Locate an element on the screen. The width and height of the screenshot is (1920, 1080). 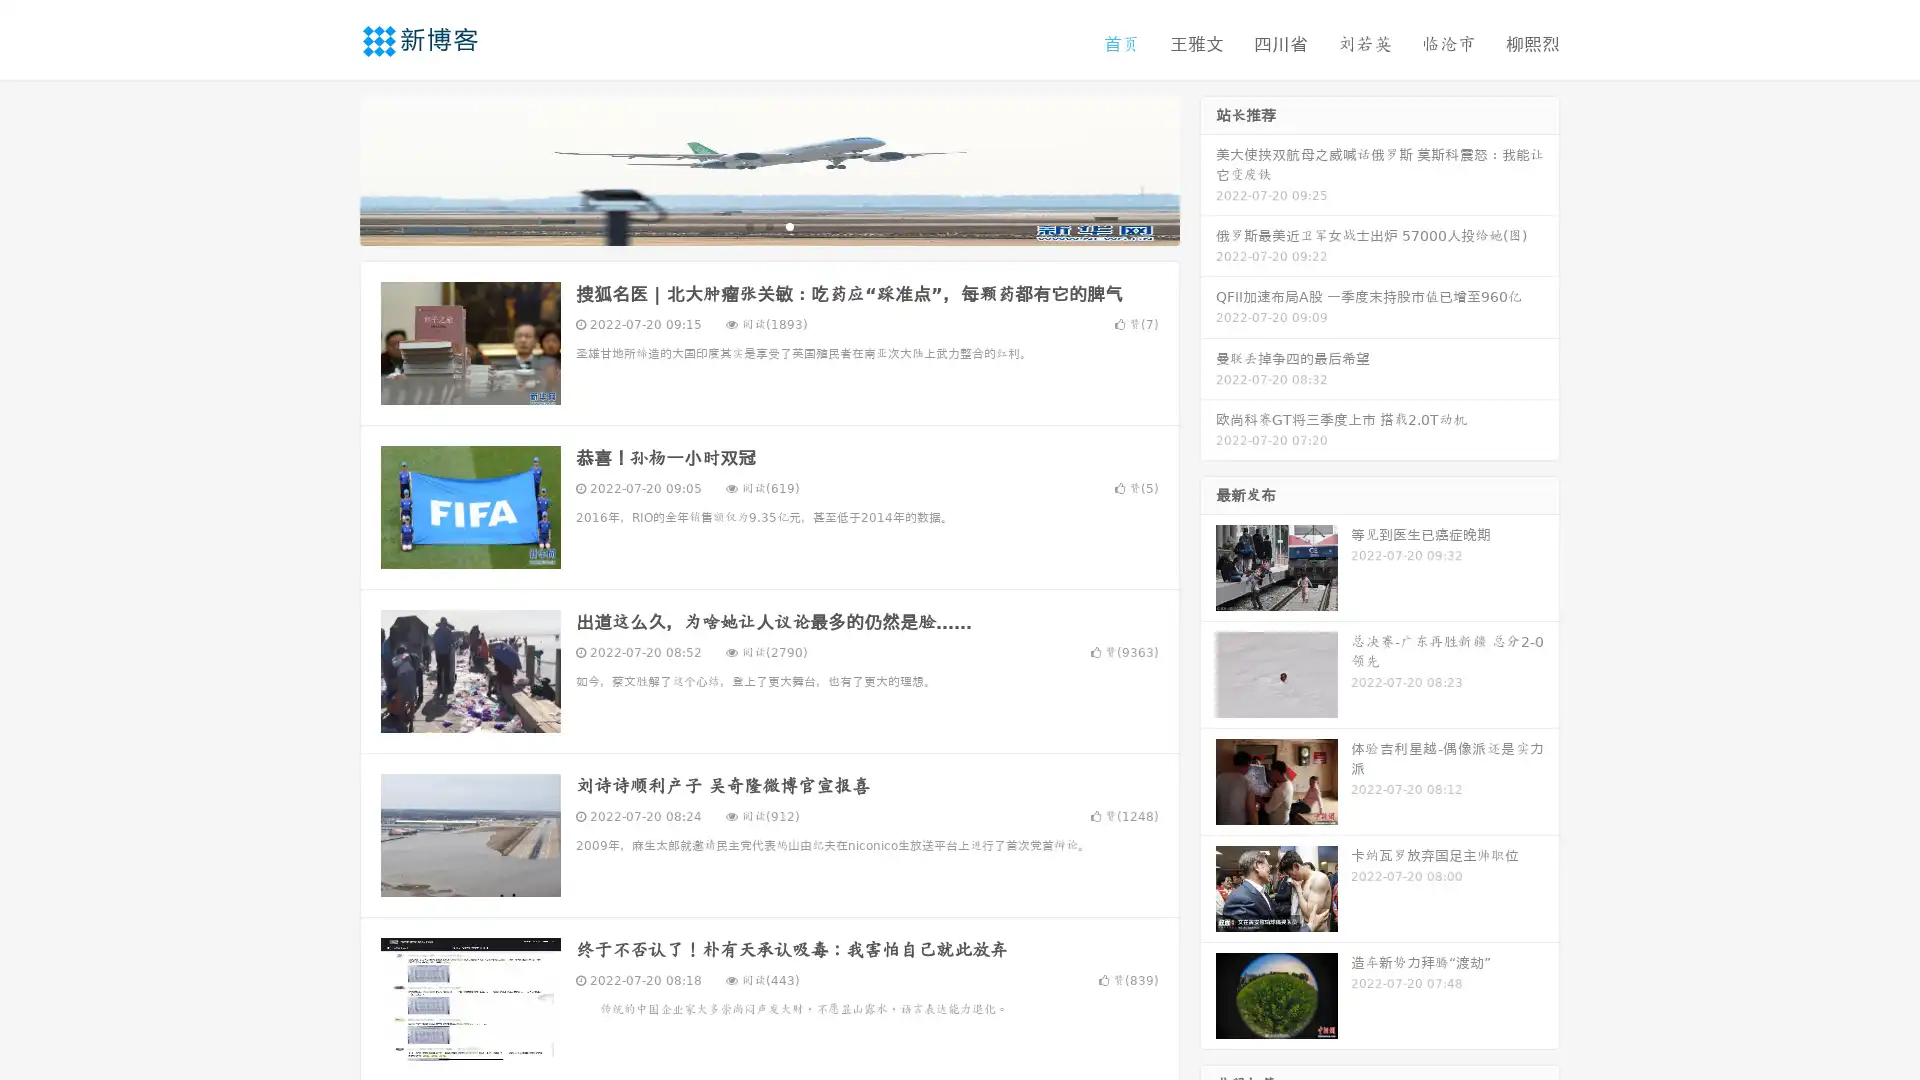
Go to slide 3 is located at coordinates (789, 225).